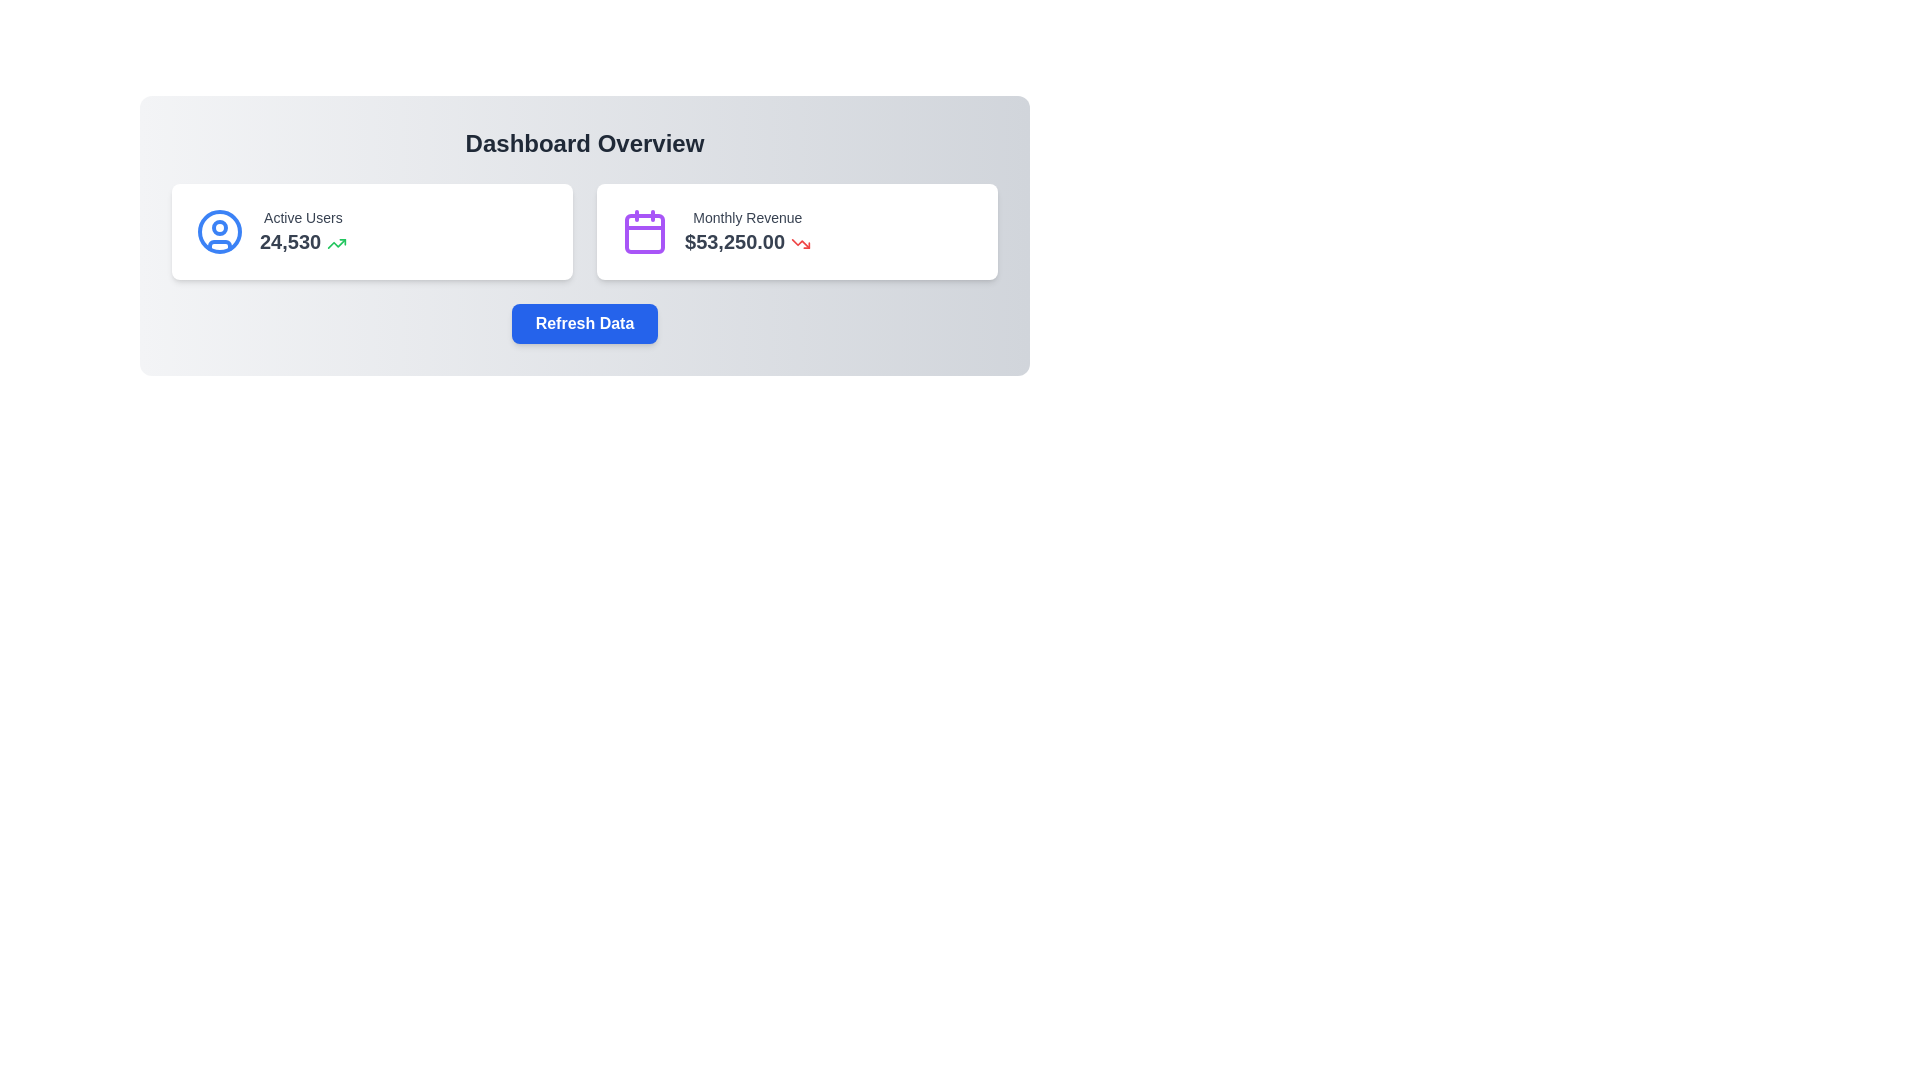 The height and width of the screenshot is (1080, 1920). I want to click on the growth icon located to the right of the numeric text '24,530' in the 'Active Users' card on the dashboard overview, so click(336, 242).